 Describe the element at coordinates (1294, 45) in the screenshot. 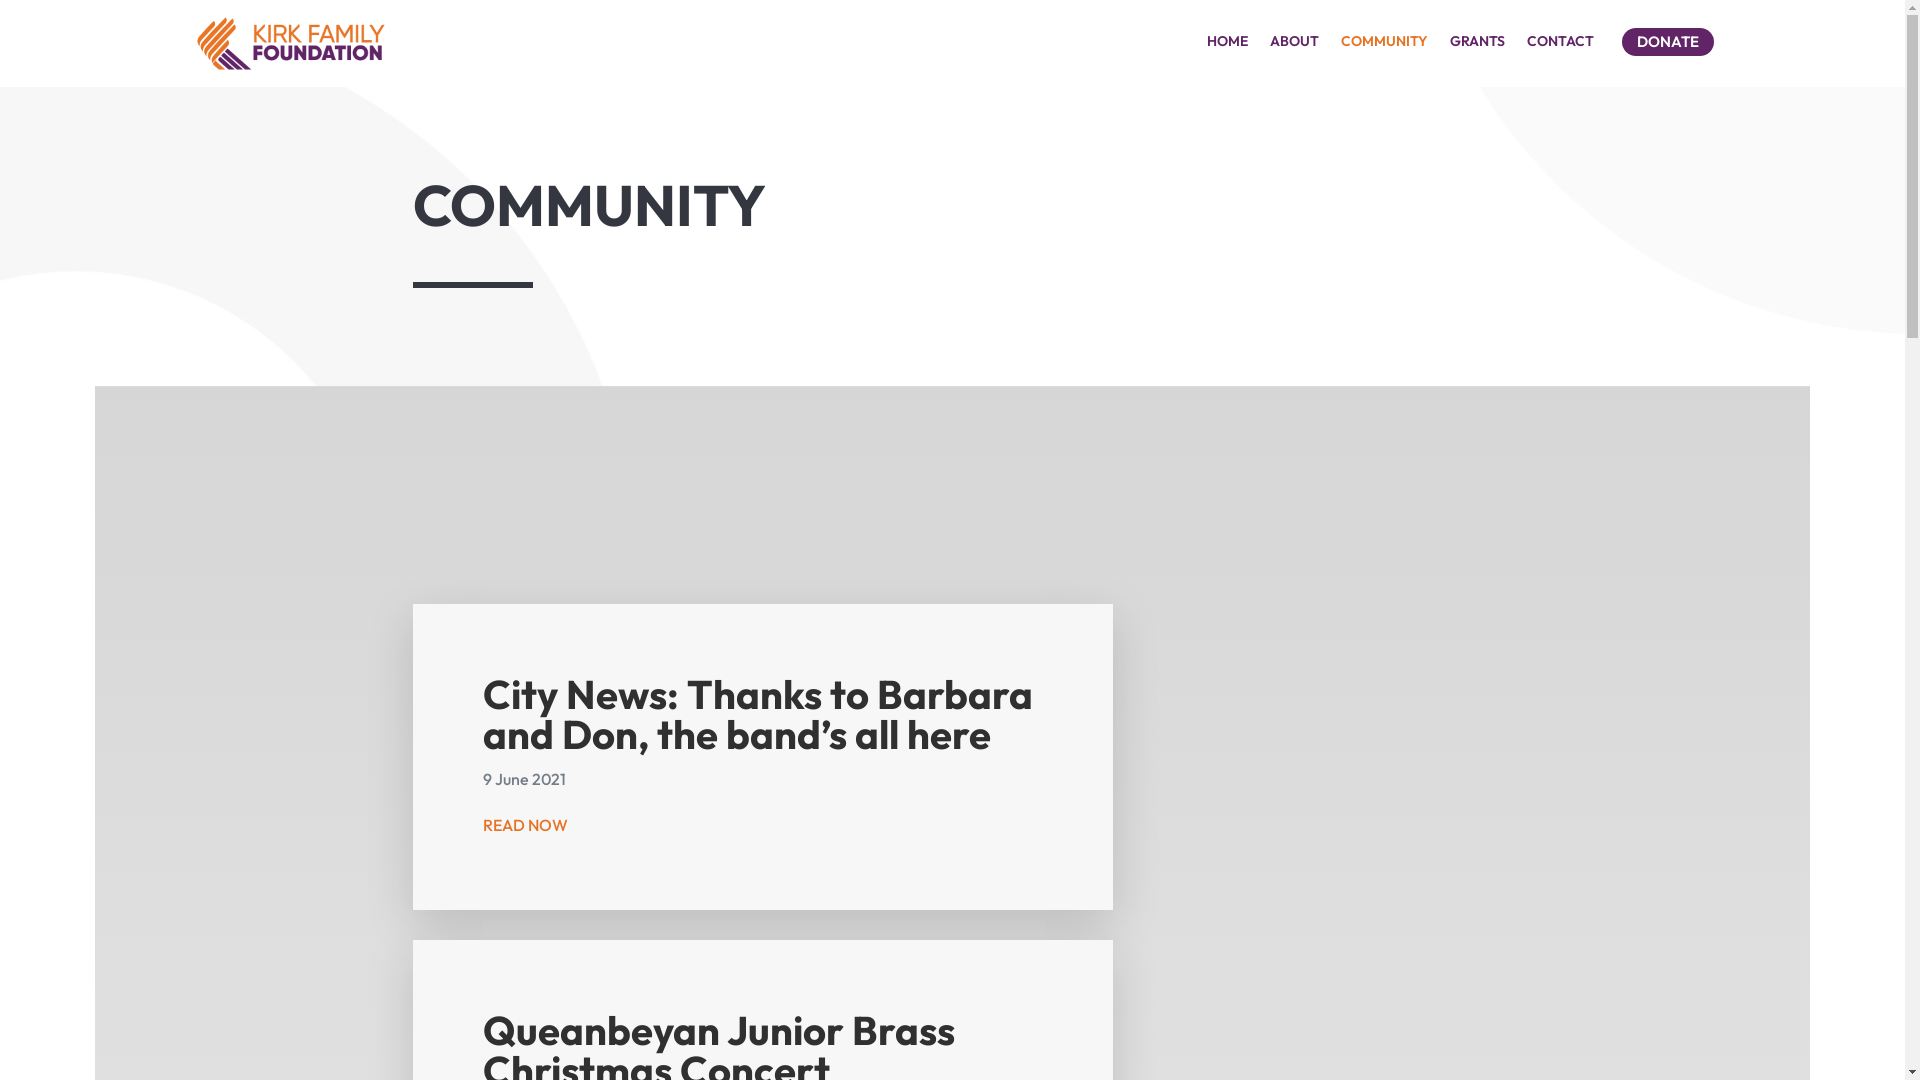

I see `'ABOUT'` at that location.